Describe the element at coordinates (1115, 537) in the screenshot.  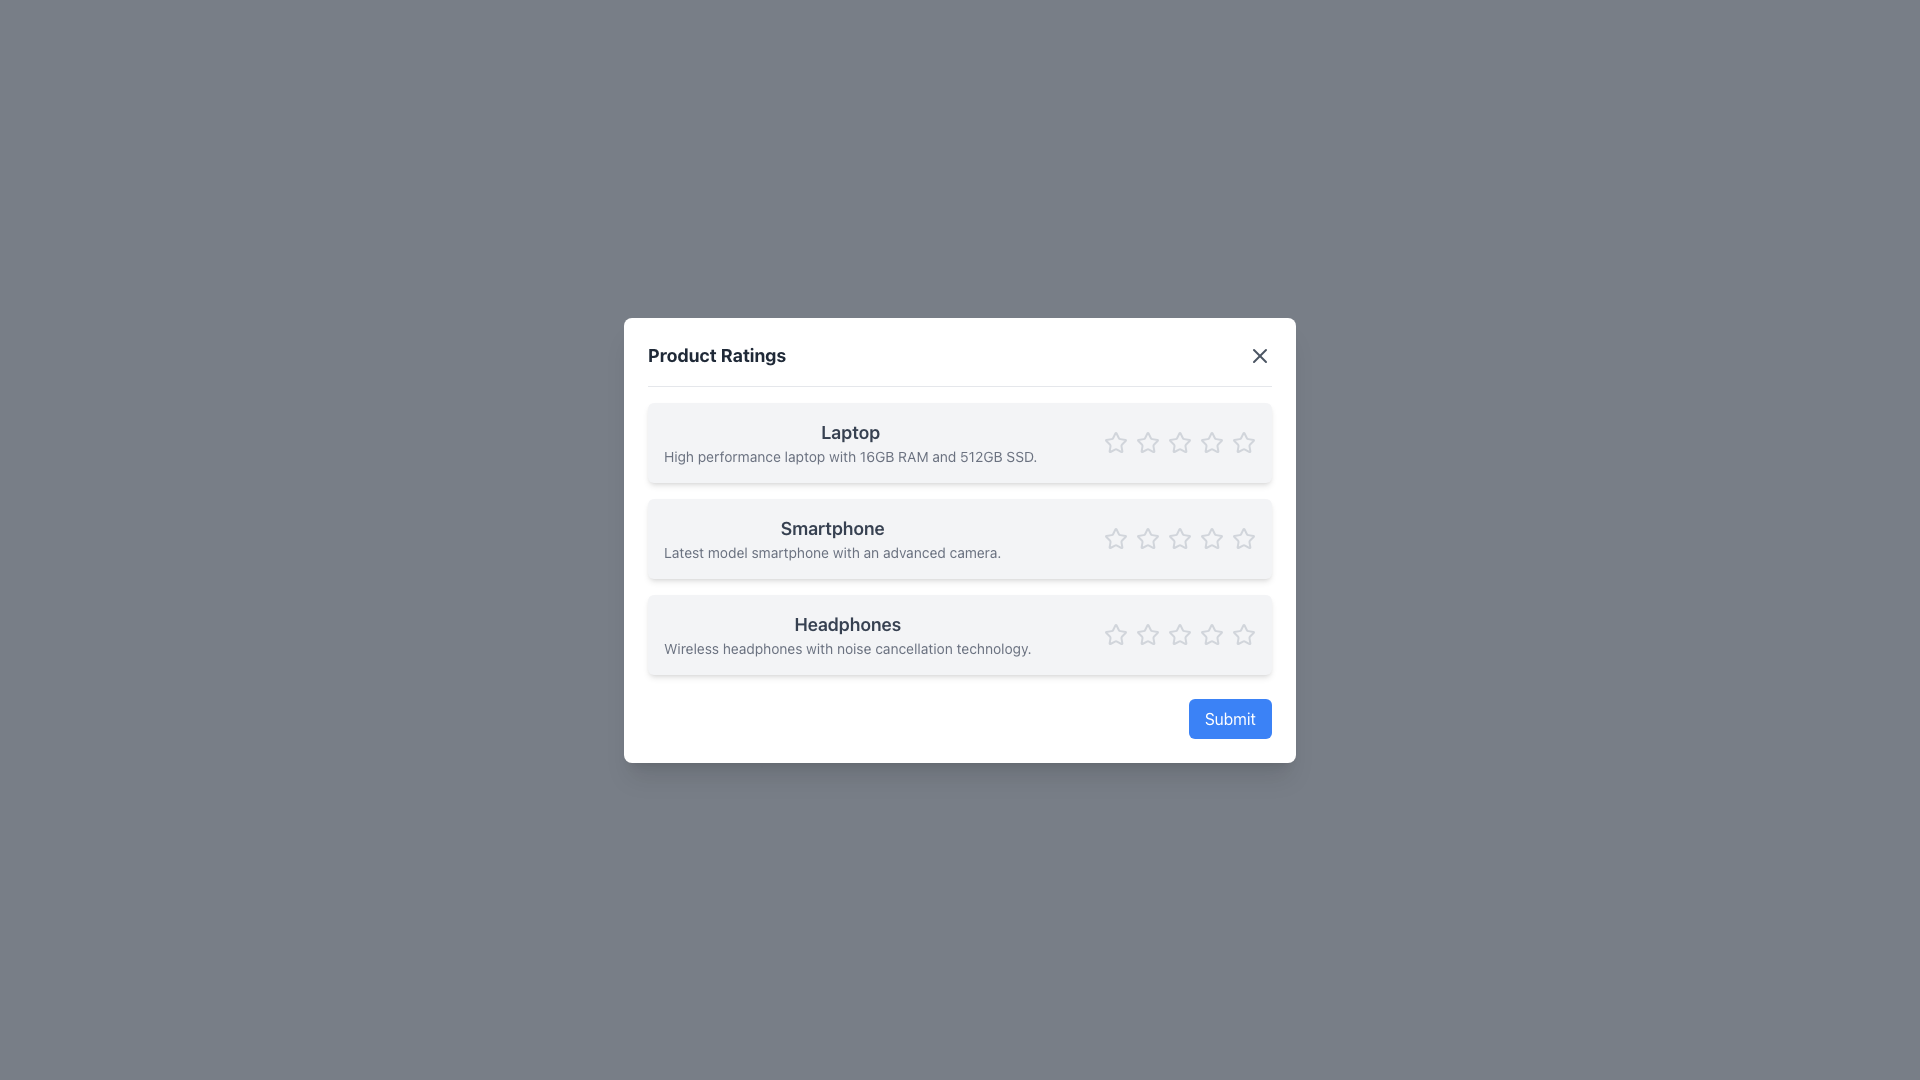
I see `the first star-shaped outline icon in the rating system for the 'Smartphone' label` at that location.